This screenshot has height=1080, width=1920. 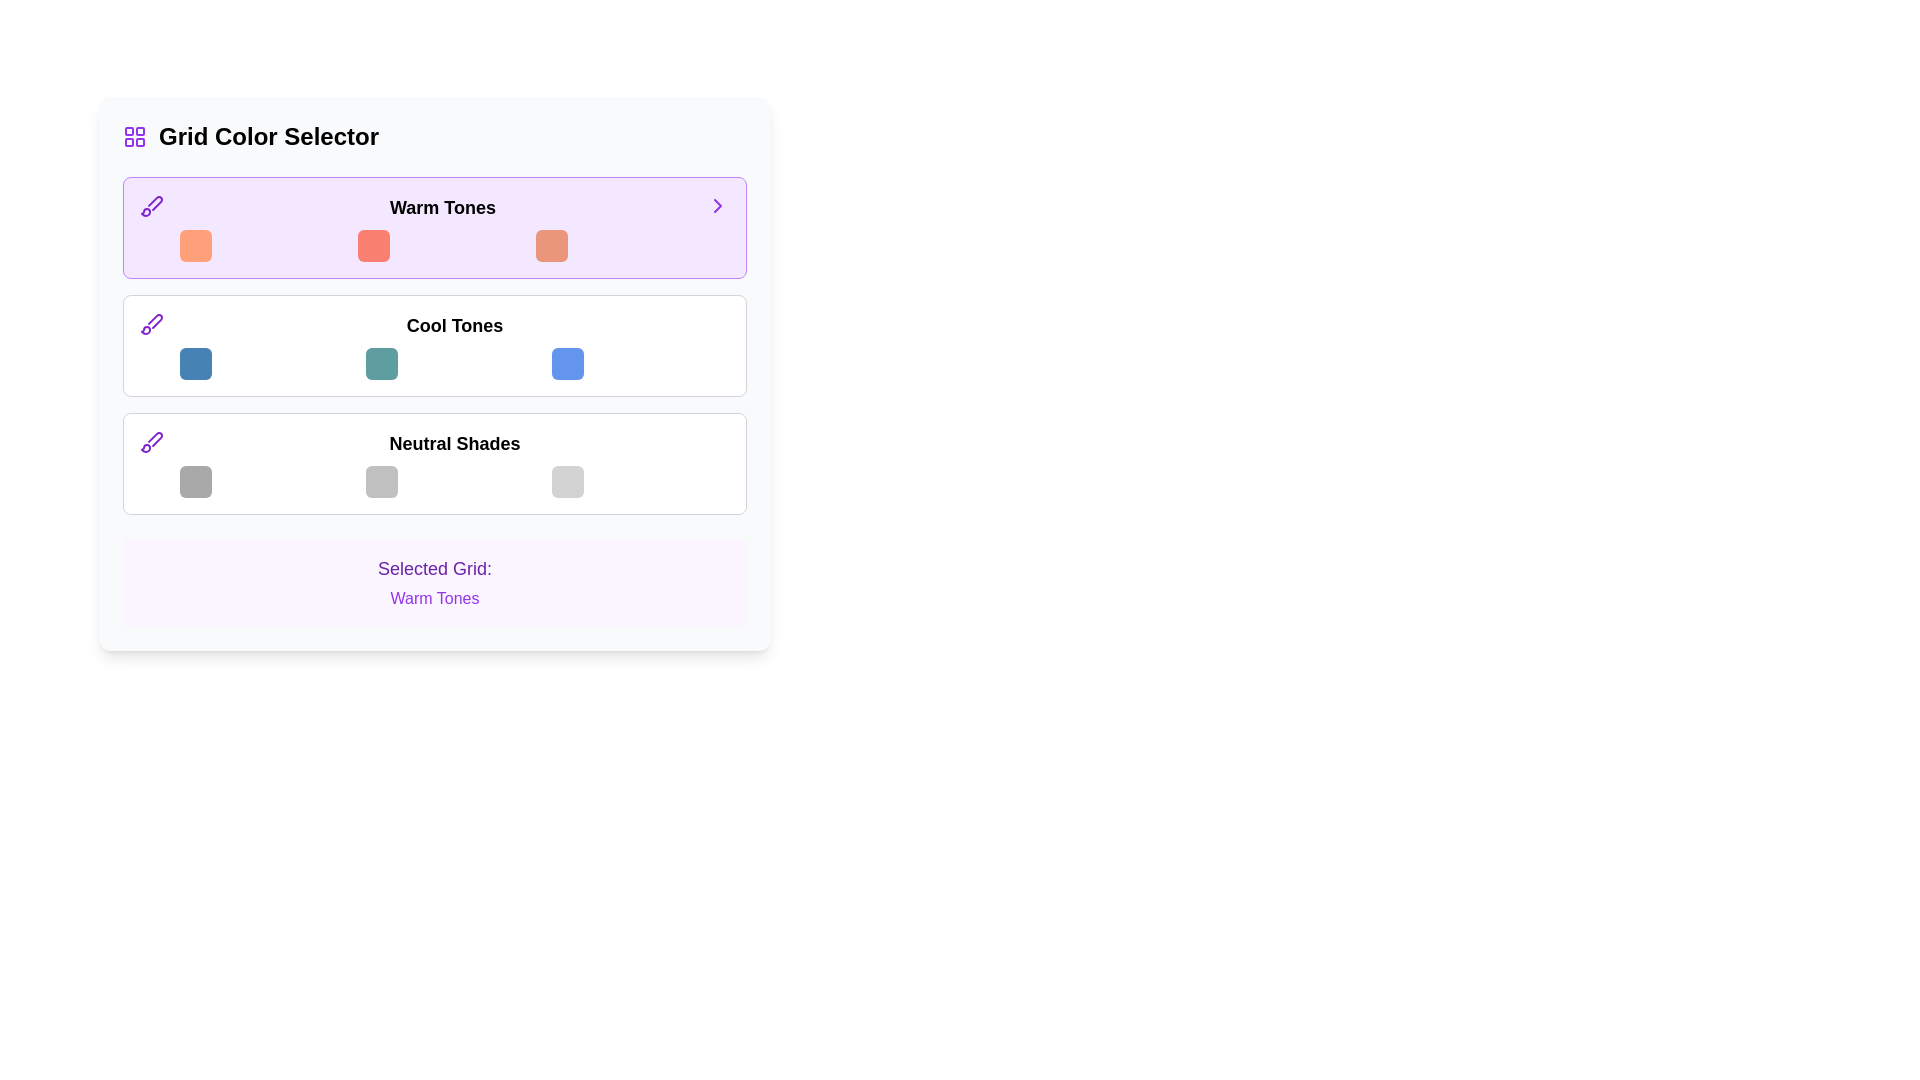 I want to click on the third square color swatch with a salmon-like color in the 'Warm Tones' section, so click(x=552, y=245).